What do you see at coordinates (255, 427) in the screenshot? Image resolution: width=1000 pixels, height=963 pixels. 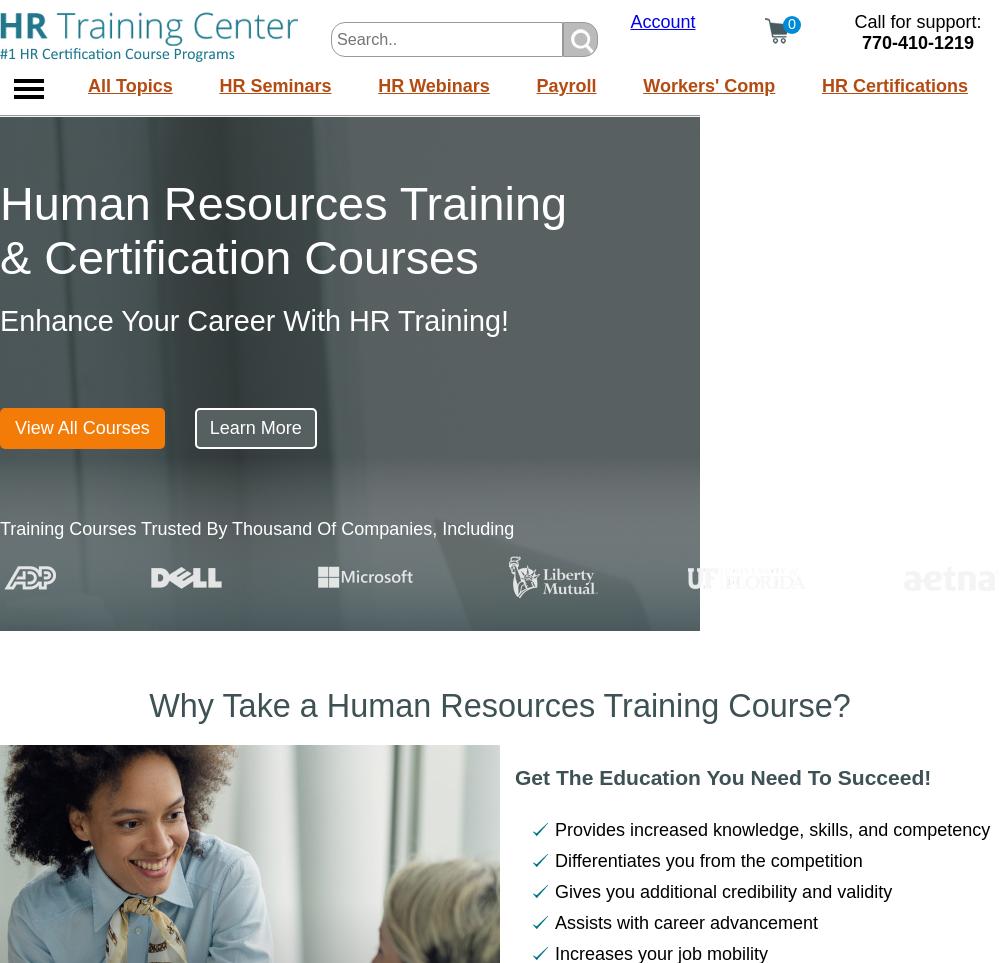 I see `'Learn More'` at bounding box center [255, 427].